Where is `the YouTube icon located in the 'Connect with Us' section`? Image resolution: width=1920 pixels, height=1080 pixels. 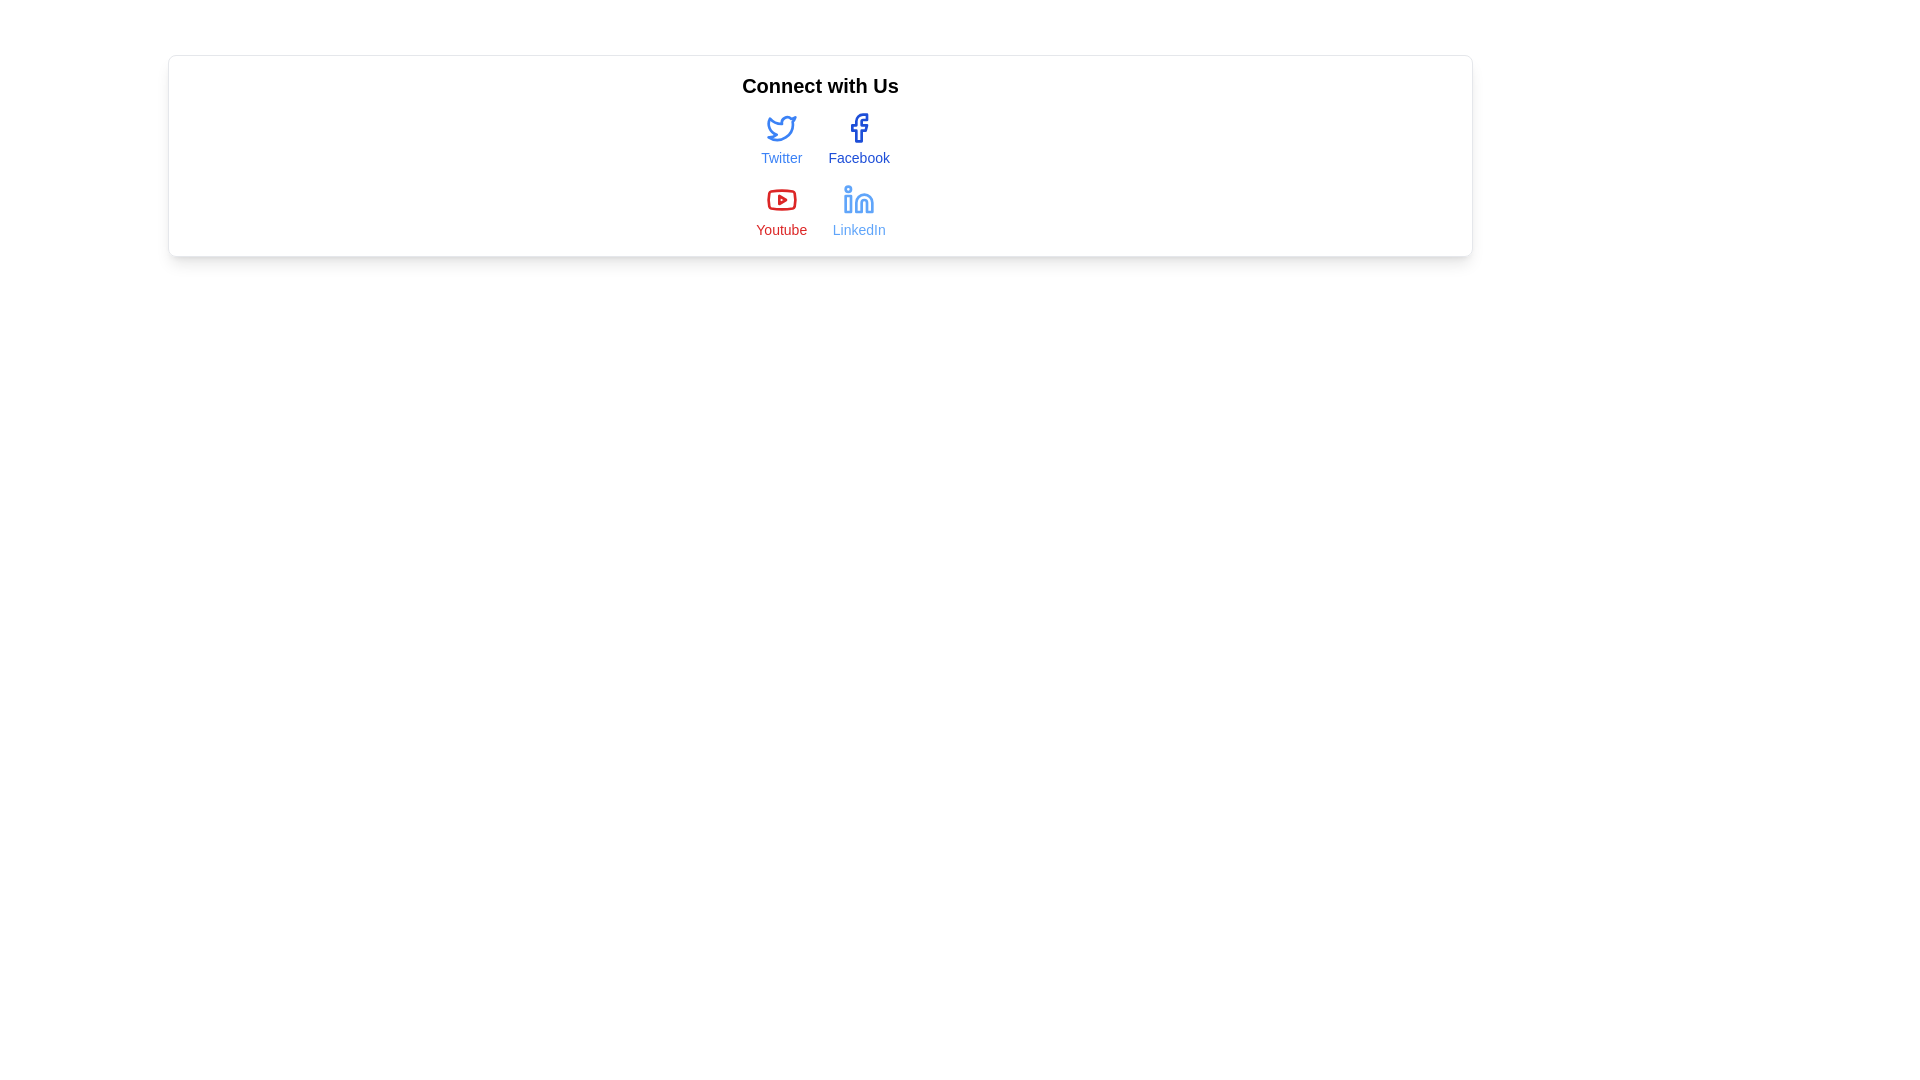 the YouTube icon located in the 'Connect with Us' section is located at coordinates (780, 200).